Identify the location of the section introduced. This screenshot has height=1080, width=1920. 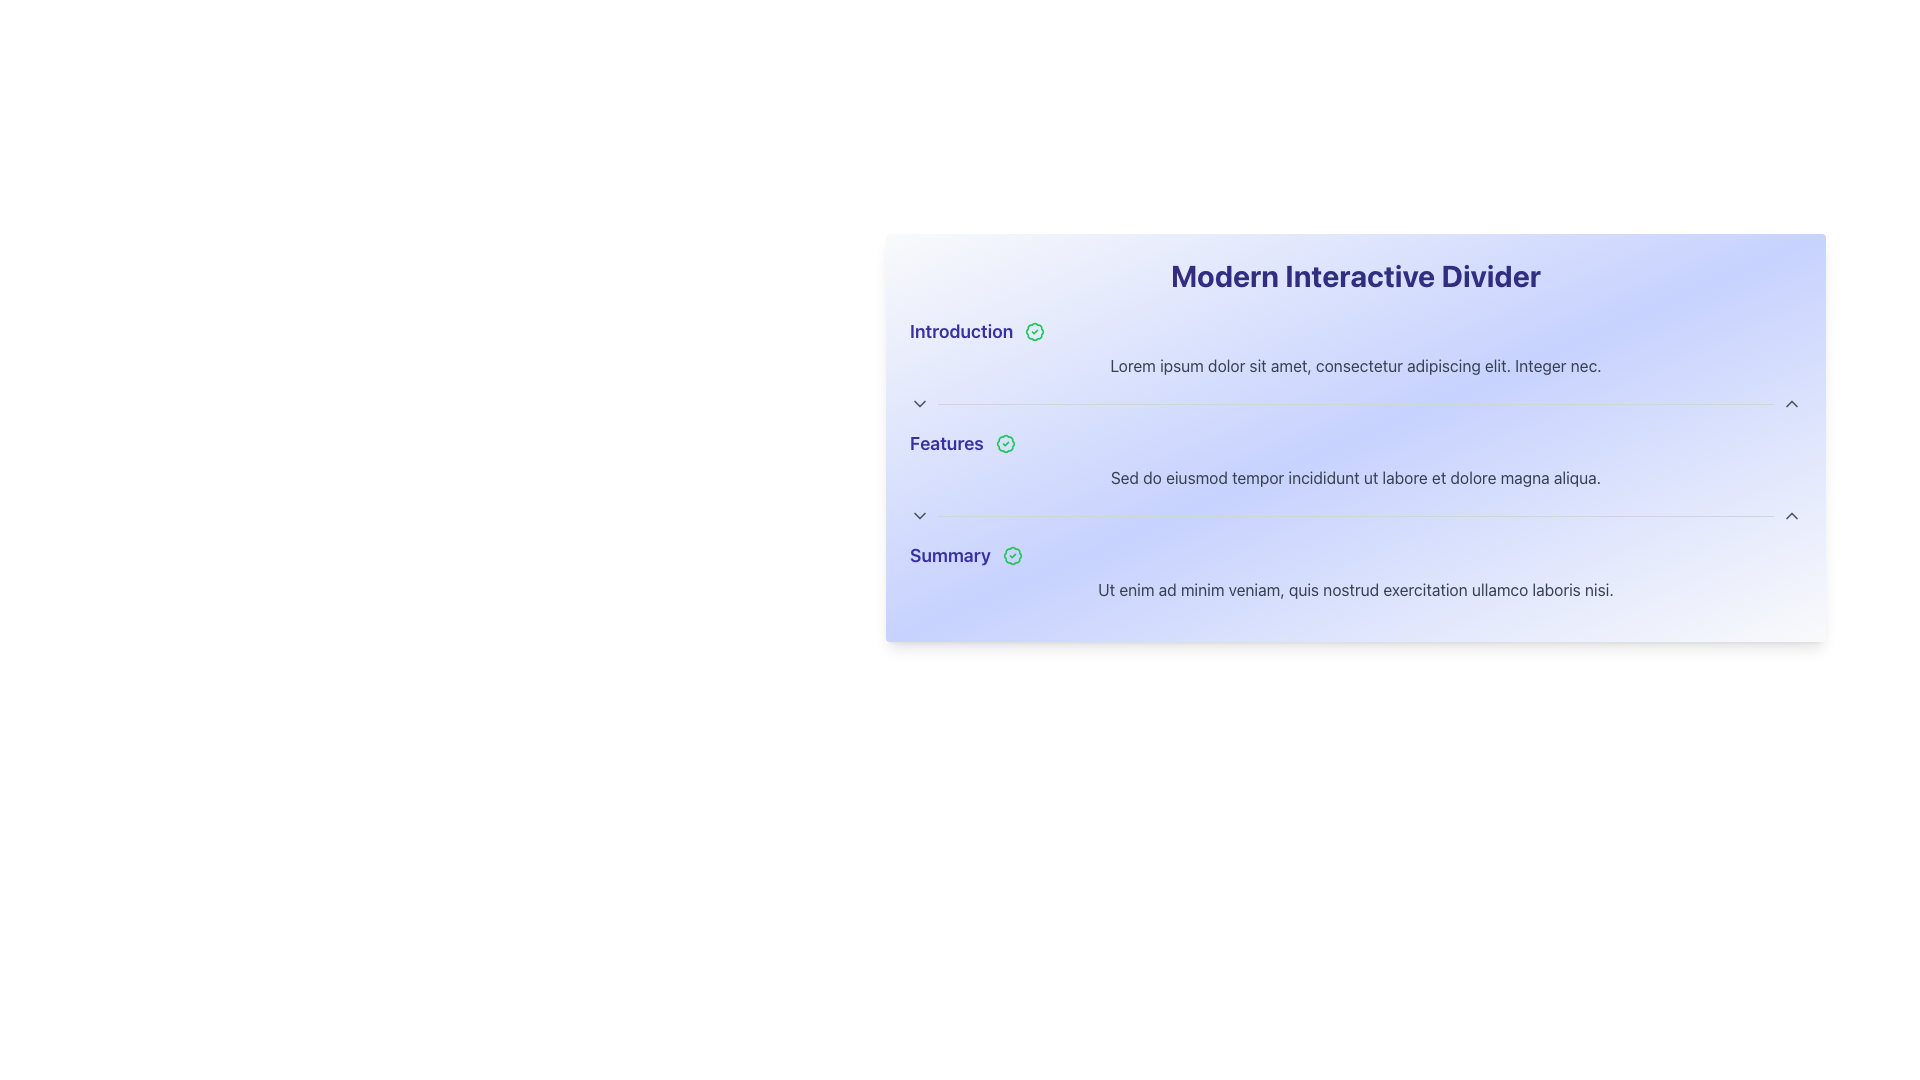
(1356, 555).